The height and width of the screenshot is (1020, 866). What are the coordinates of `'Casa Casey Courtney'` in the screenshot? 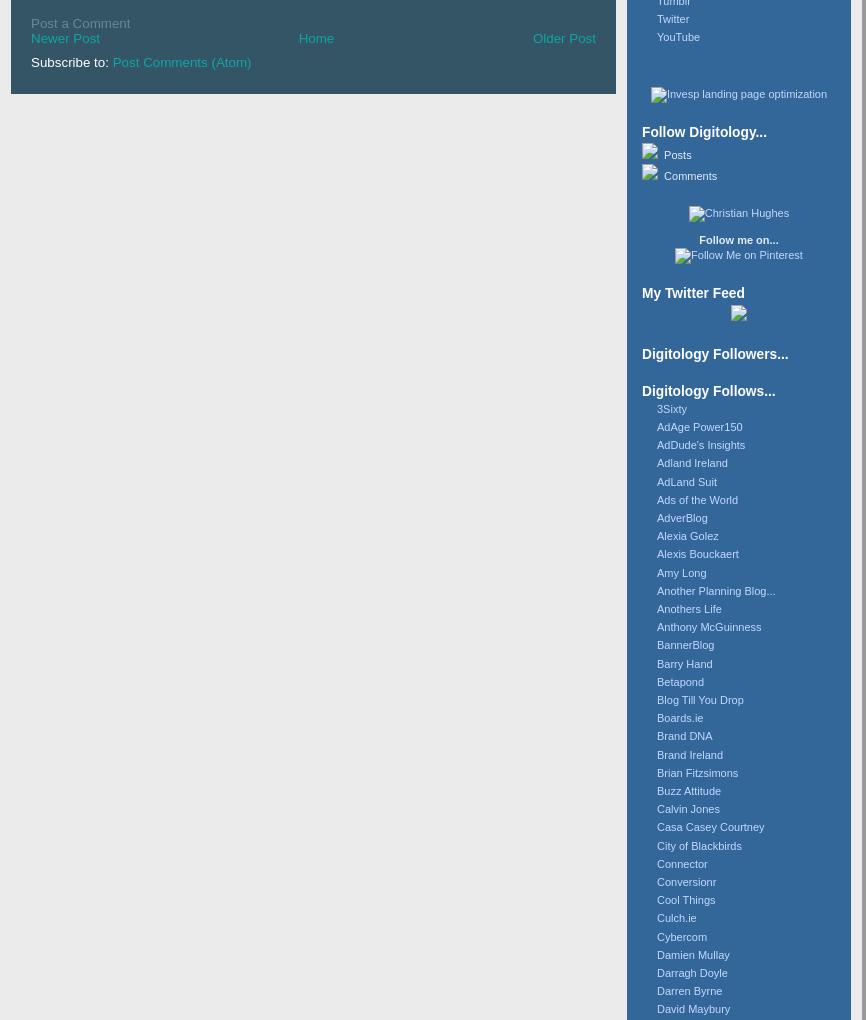 It's located at (656, 827).